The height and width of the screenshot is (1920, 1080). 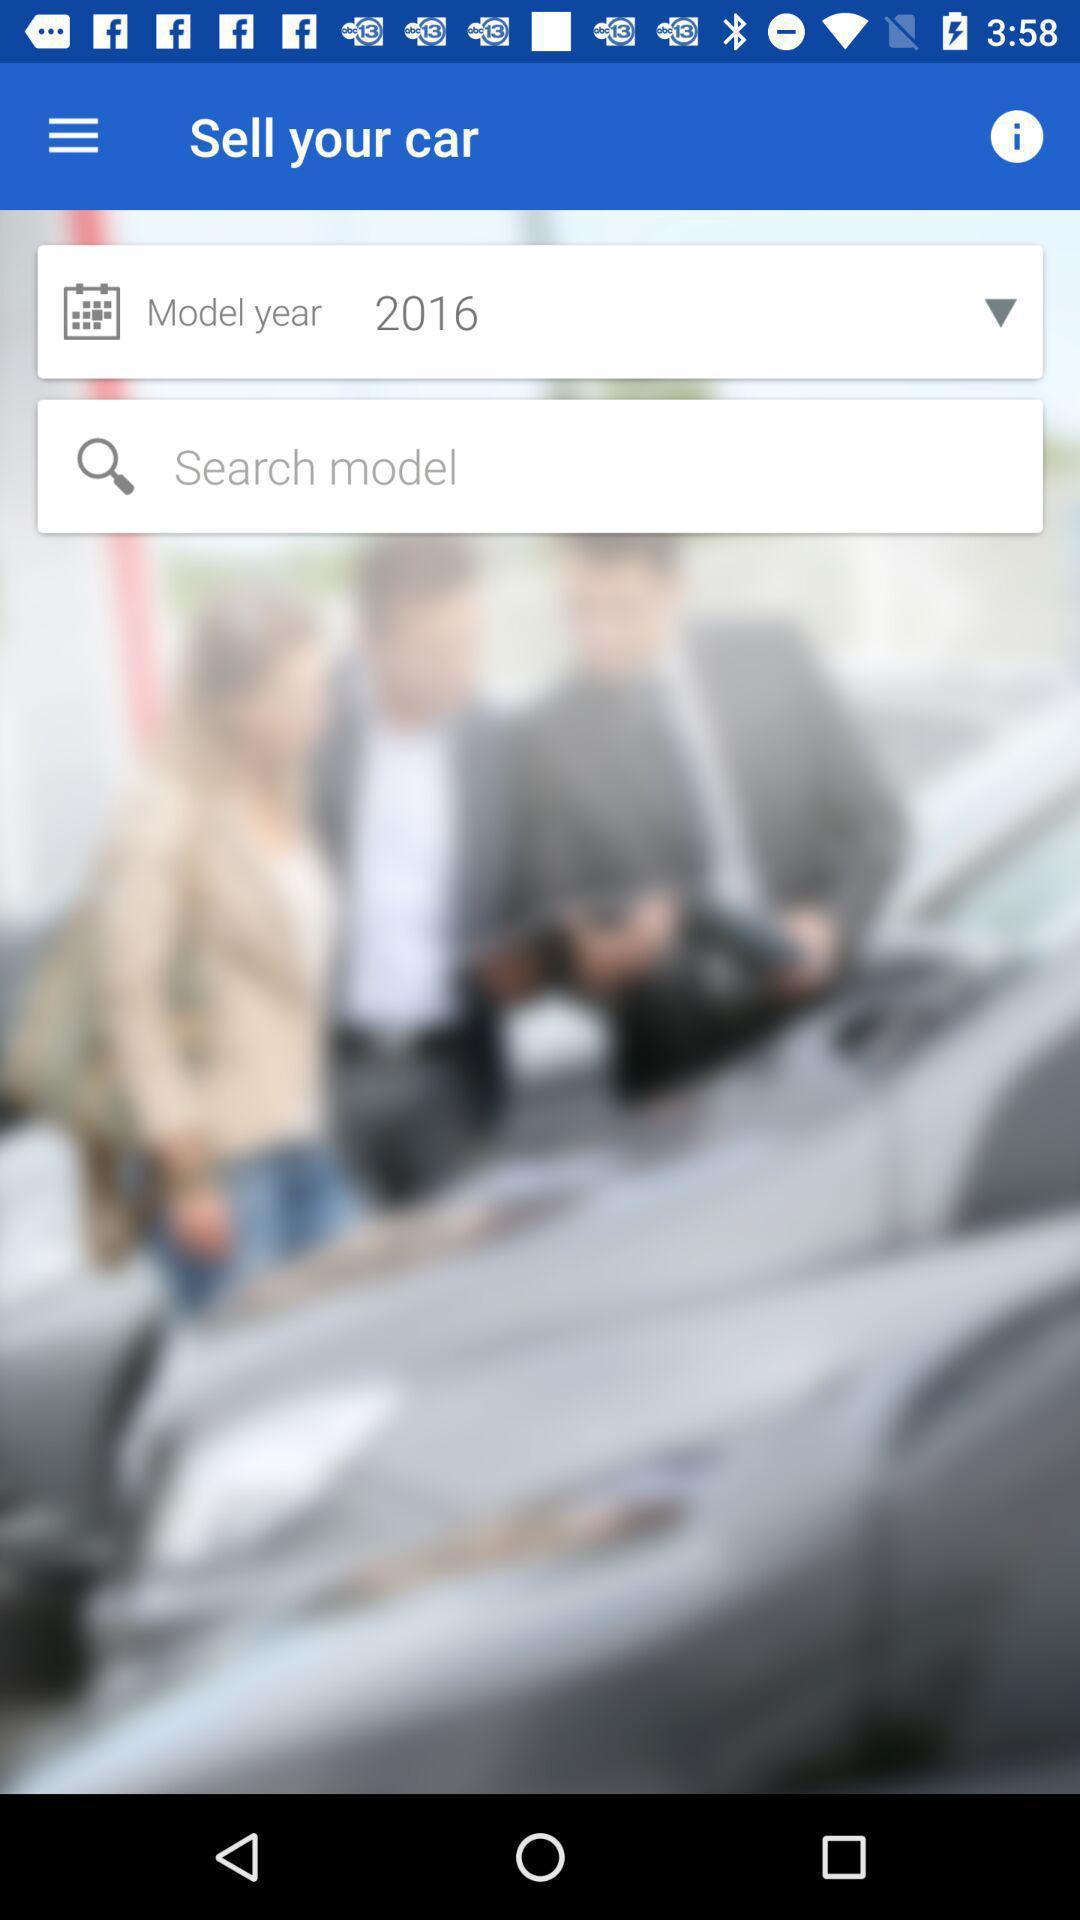 What do you see at coordinates (540, 465) in the screenshot?
I see `search text field` at bounding box center [540, 465].